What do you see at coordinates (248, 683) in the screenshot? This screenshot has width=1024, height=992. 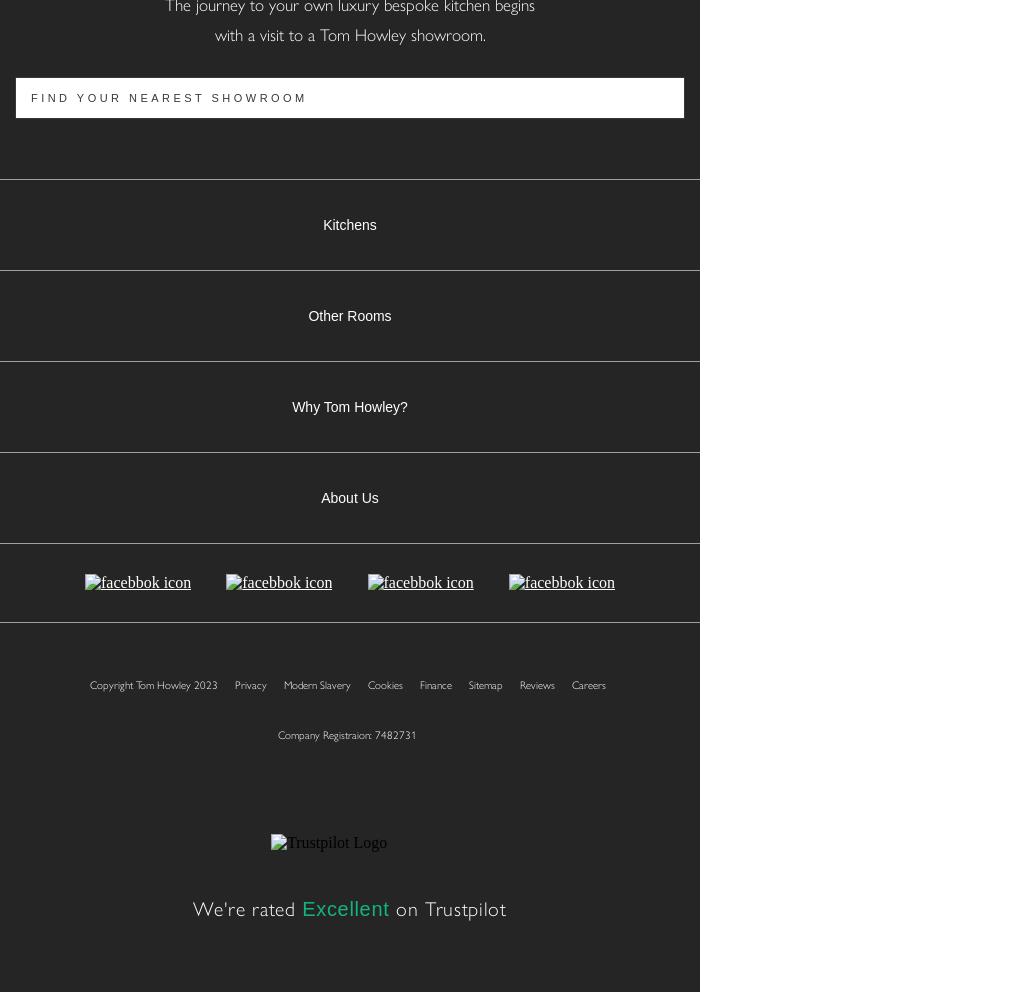 I see `'Privacy'` at bounding box center [248, 683].